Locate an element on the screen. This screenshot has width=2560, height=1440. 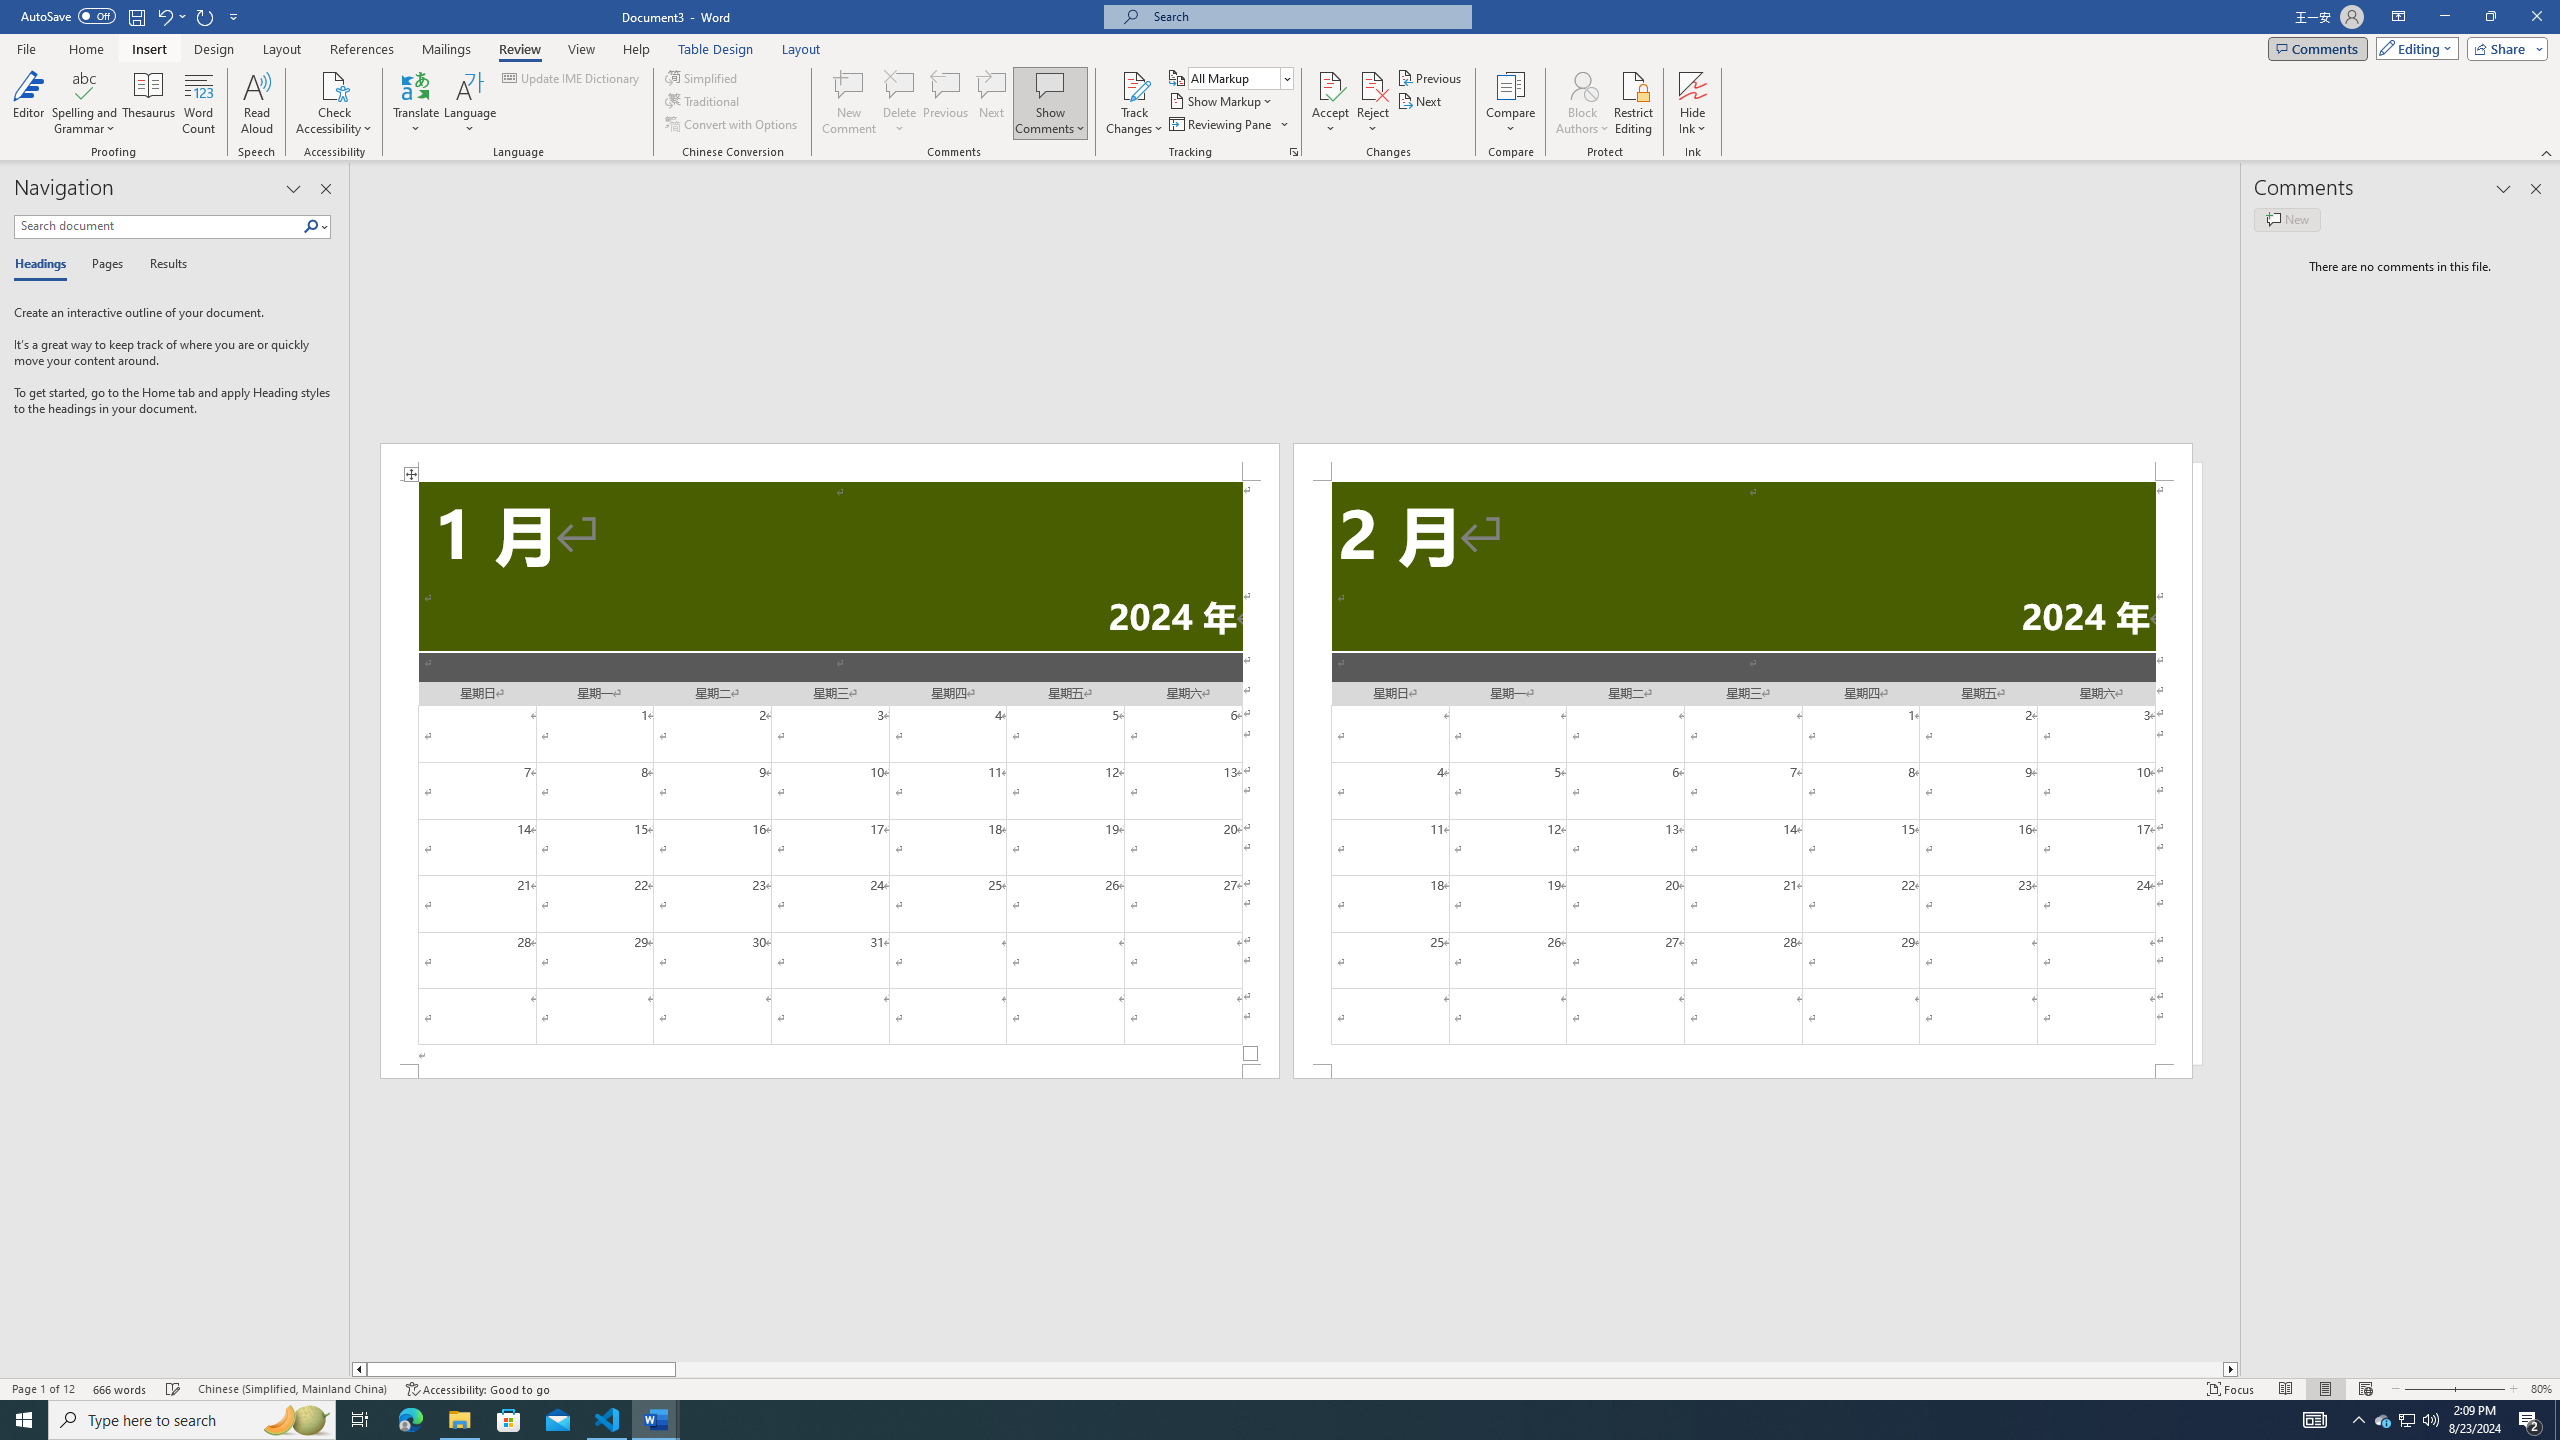
'Reviewing Pane' is located at coordinates (1227, 122).